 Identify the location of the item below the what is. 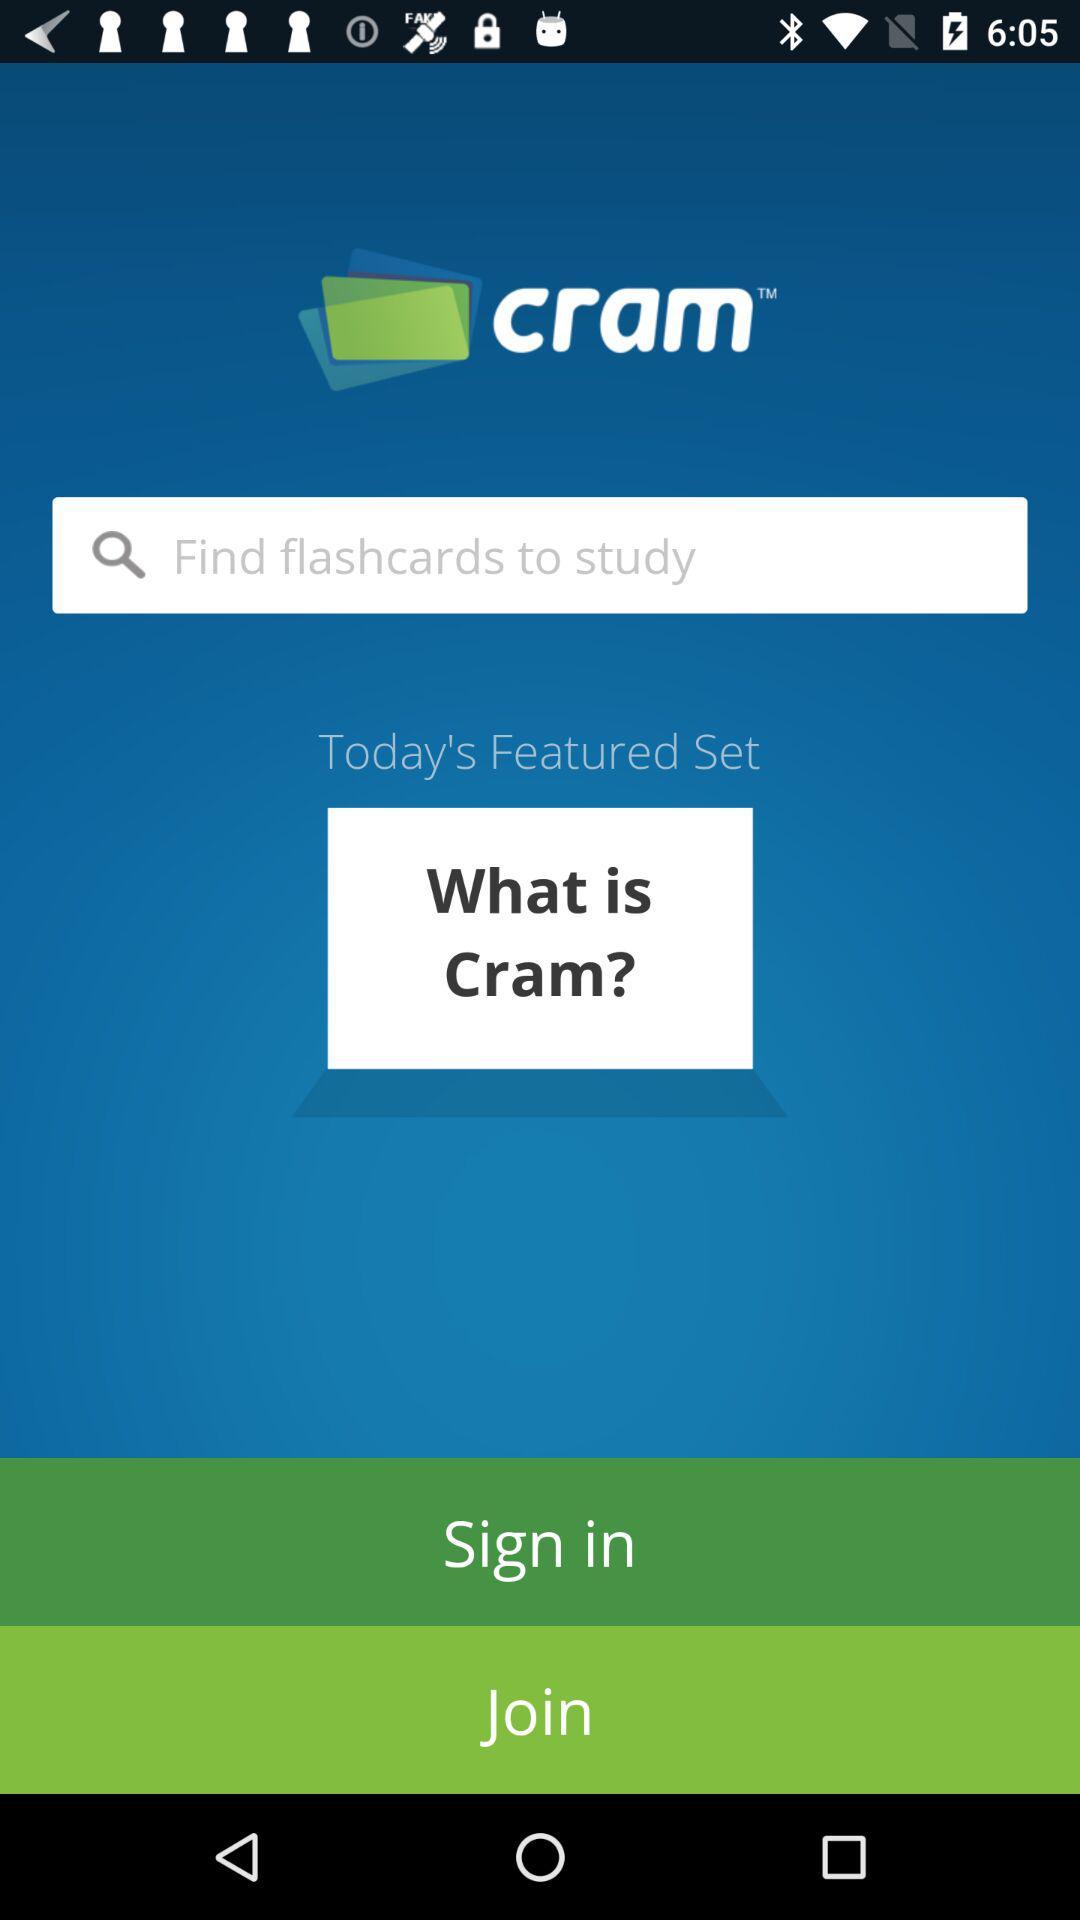
(540, 1540).